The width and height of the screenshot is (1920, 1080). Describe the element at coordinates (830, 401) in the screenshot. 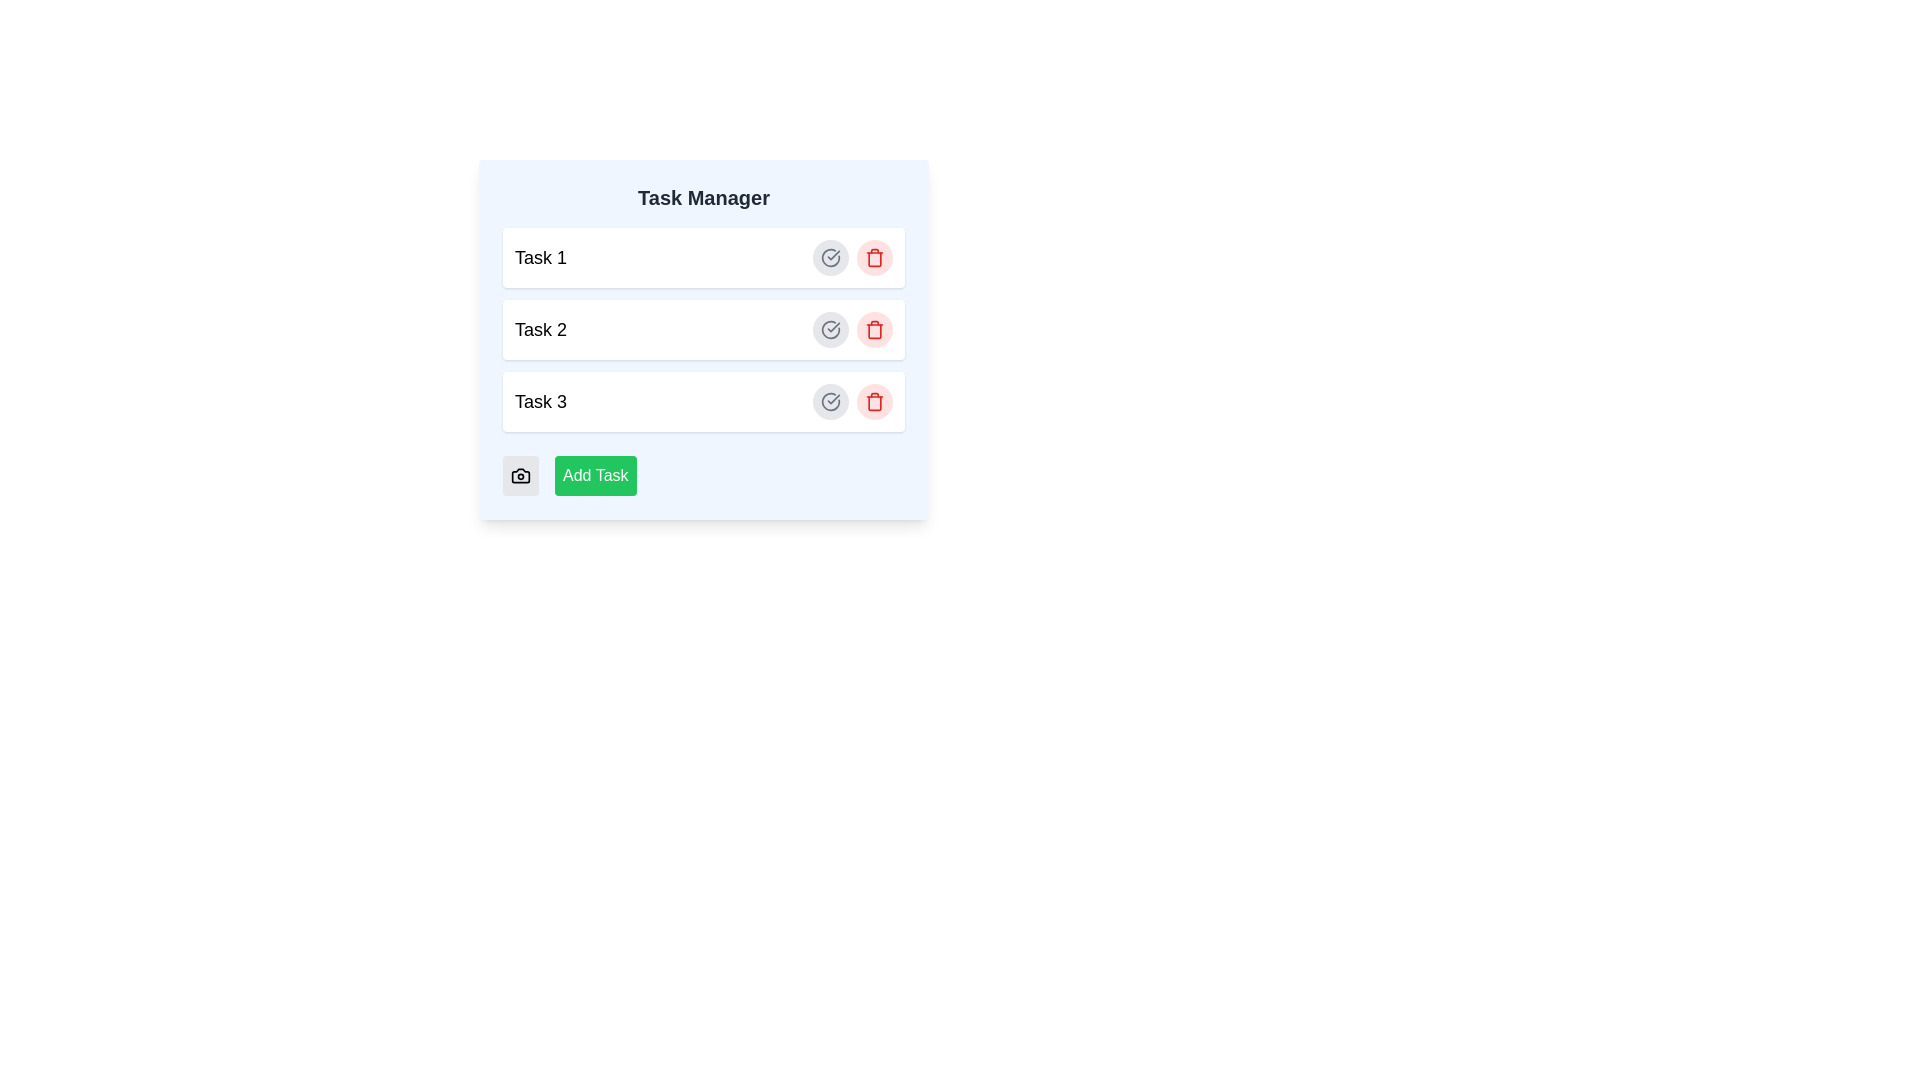

I see `the completion indicator button for the 'Task 3' item to mark the task as completed` at that location.